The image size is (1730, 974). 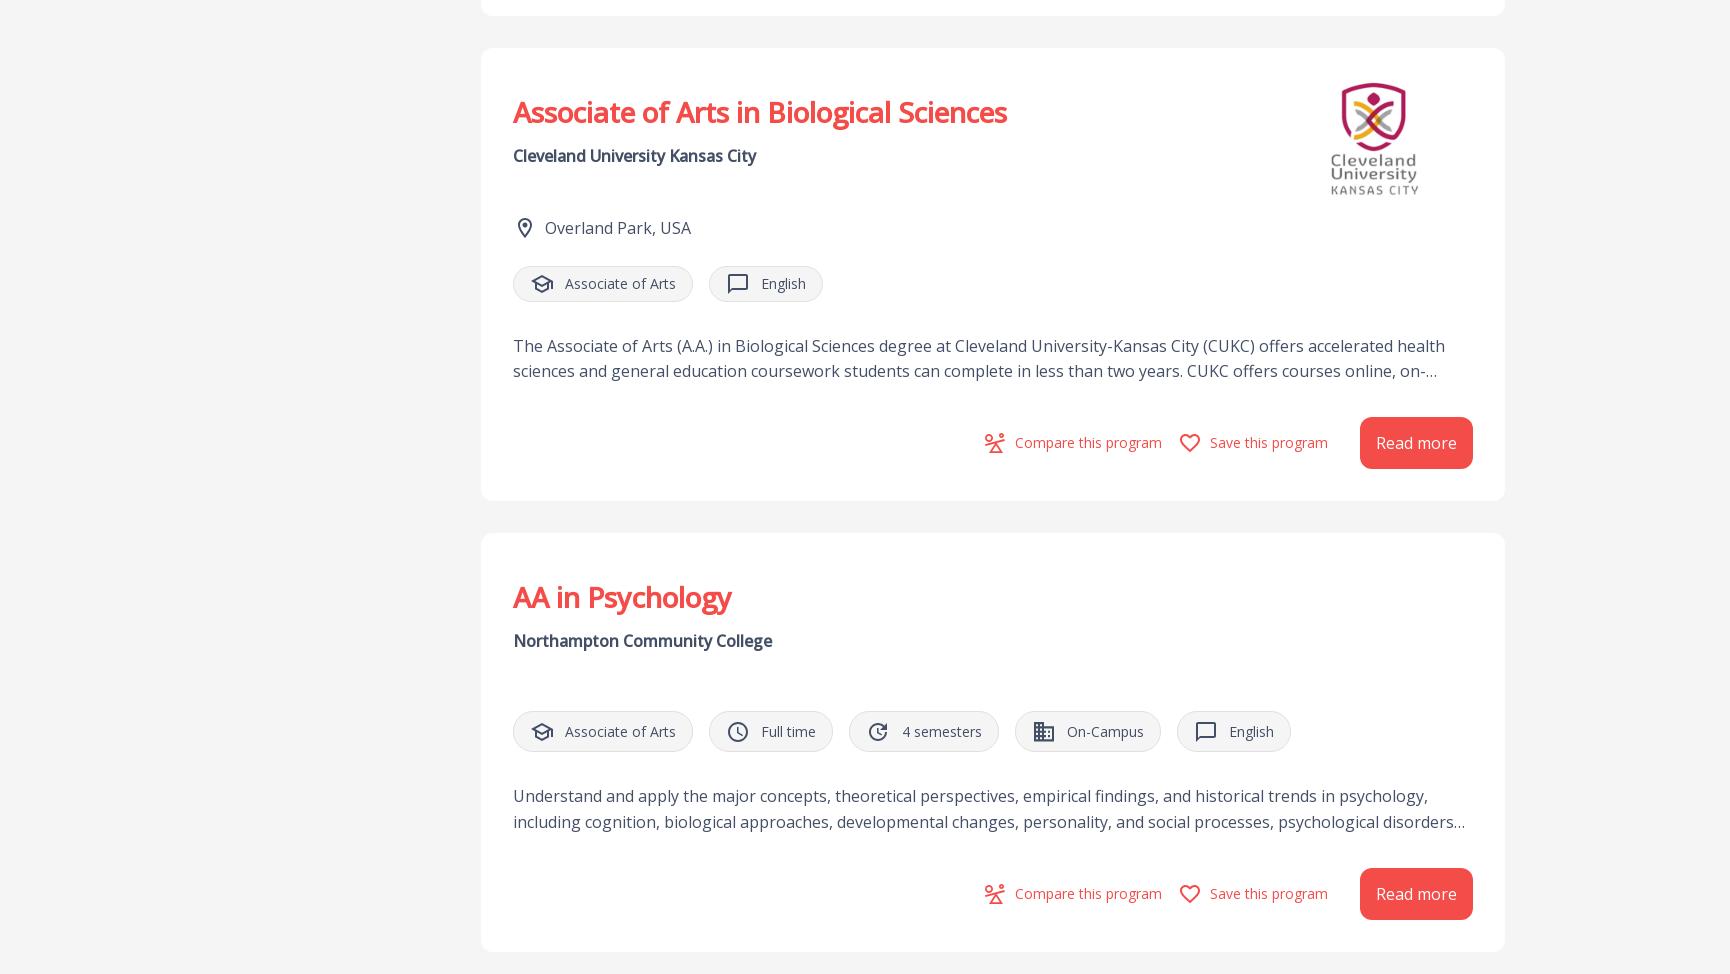 What do you see at coordinates (760, 730) in the screenshot?
I see `'Full time'` at bounding box center [760, 730].